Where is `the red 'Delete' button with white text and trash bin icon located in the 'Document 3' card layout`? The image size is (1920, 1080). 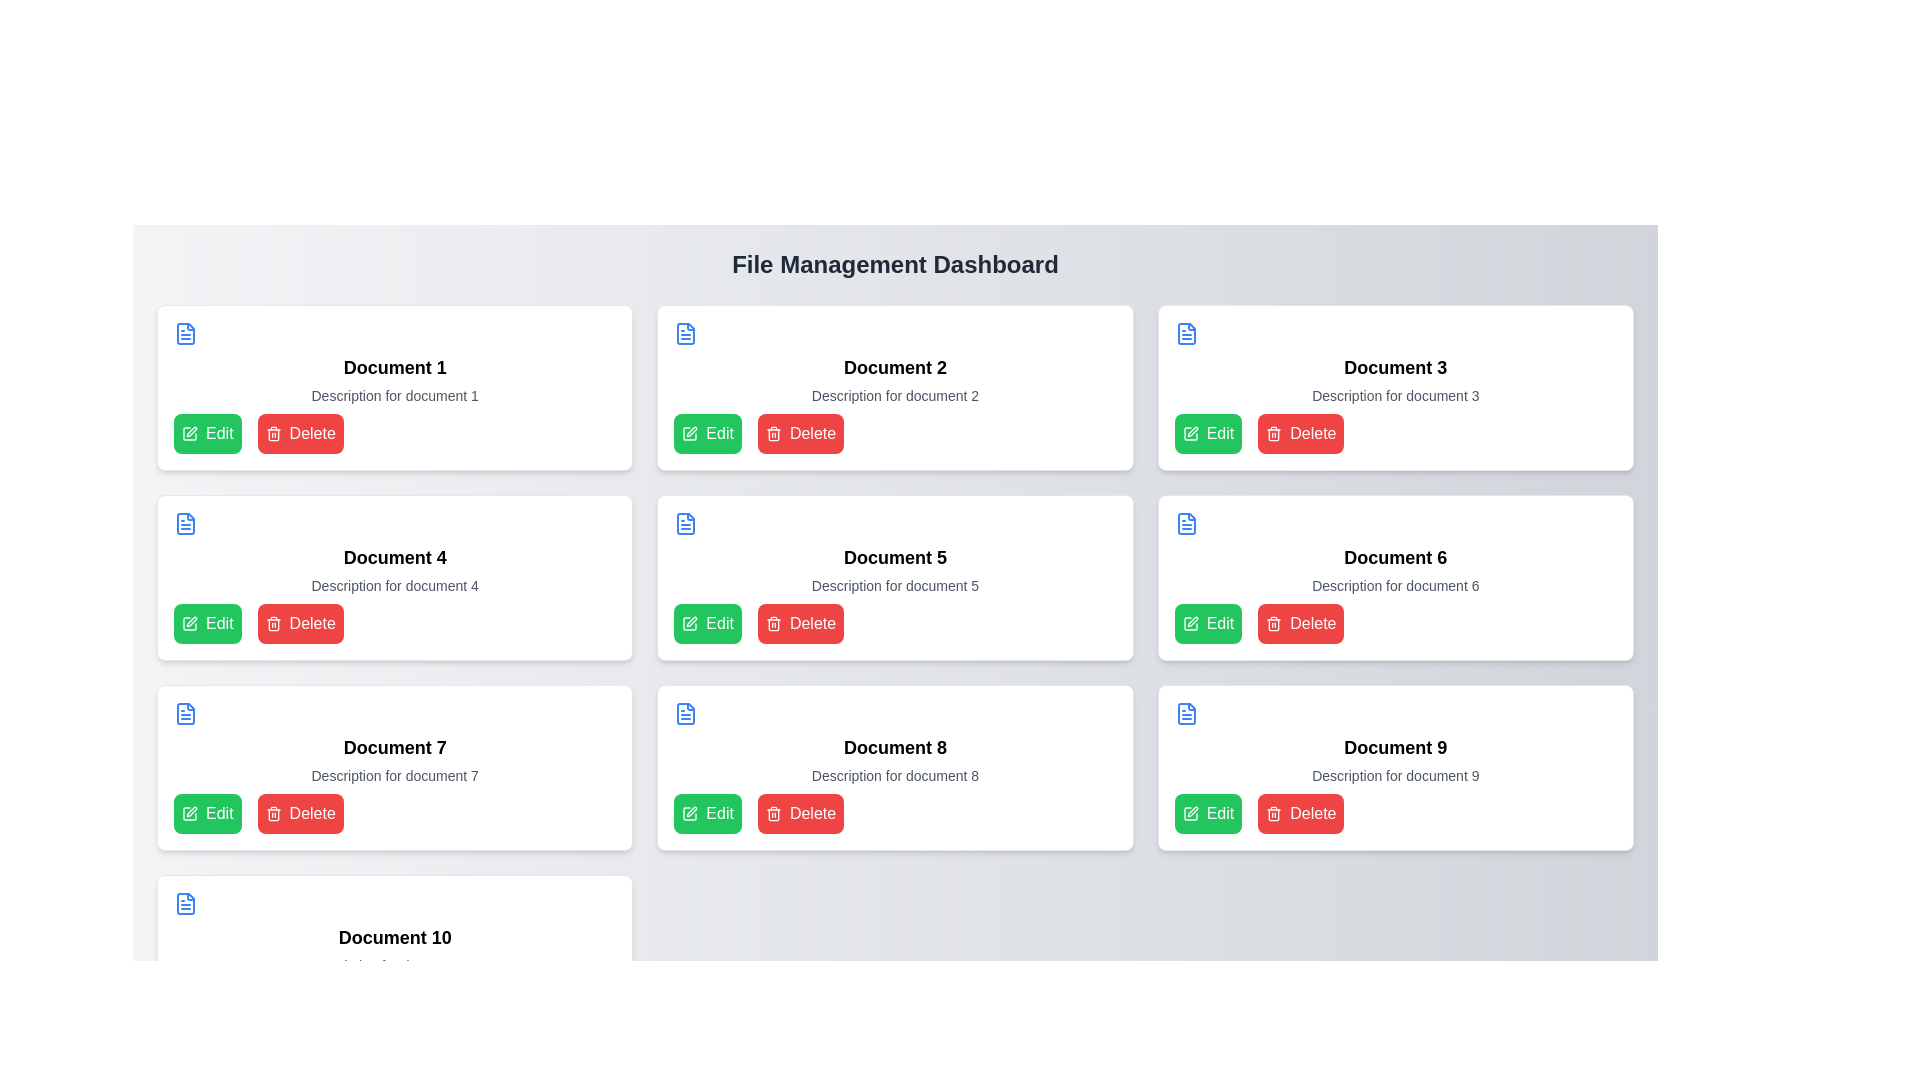 the red 'Delete' button with white text and trash bin icon located in the 'Document 3' card layout is located at coordinates (1301, 433).